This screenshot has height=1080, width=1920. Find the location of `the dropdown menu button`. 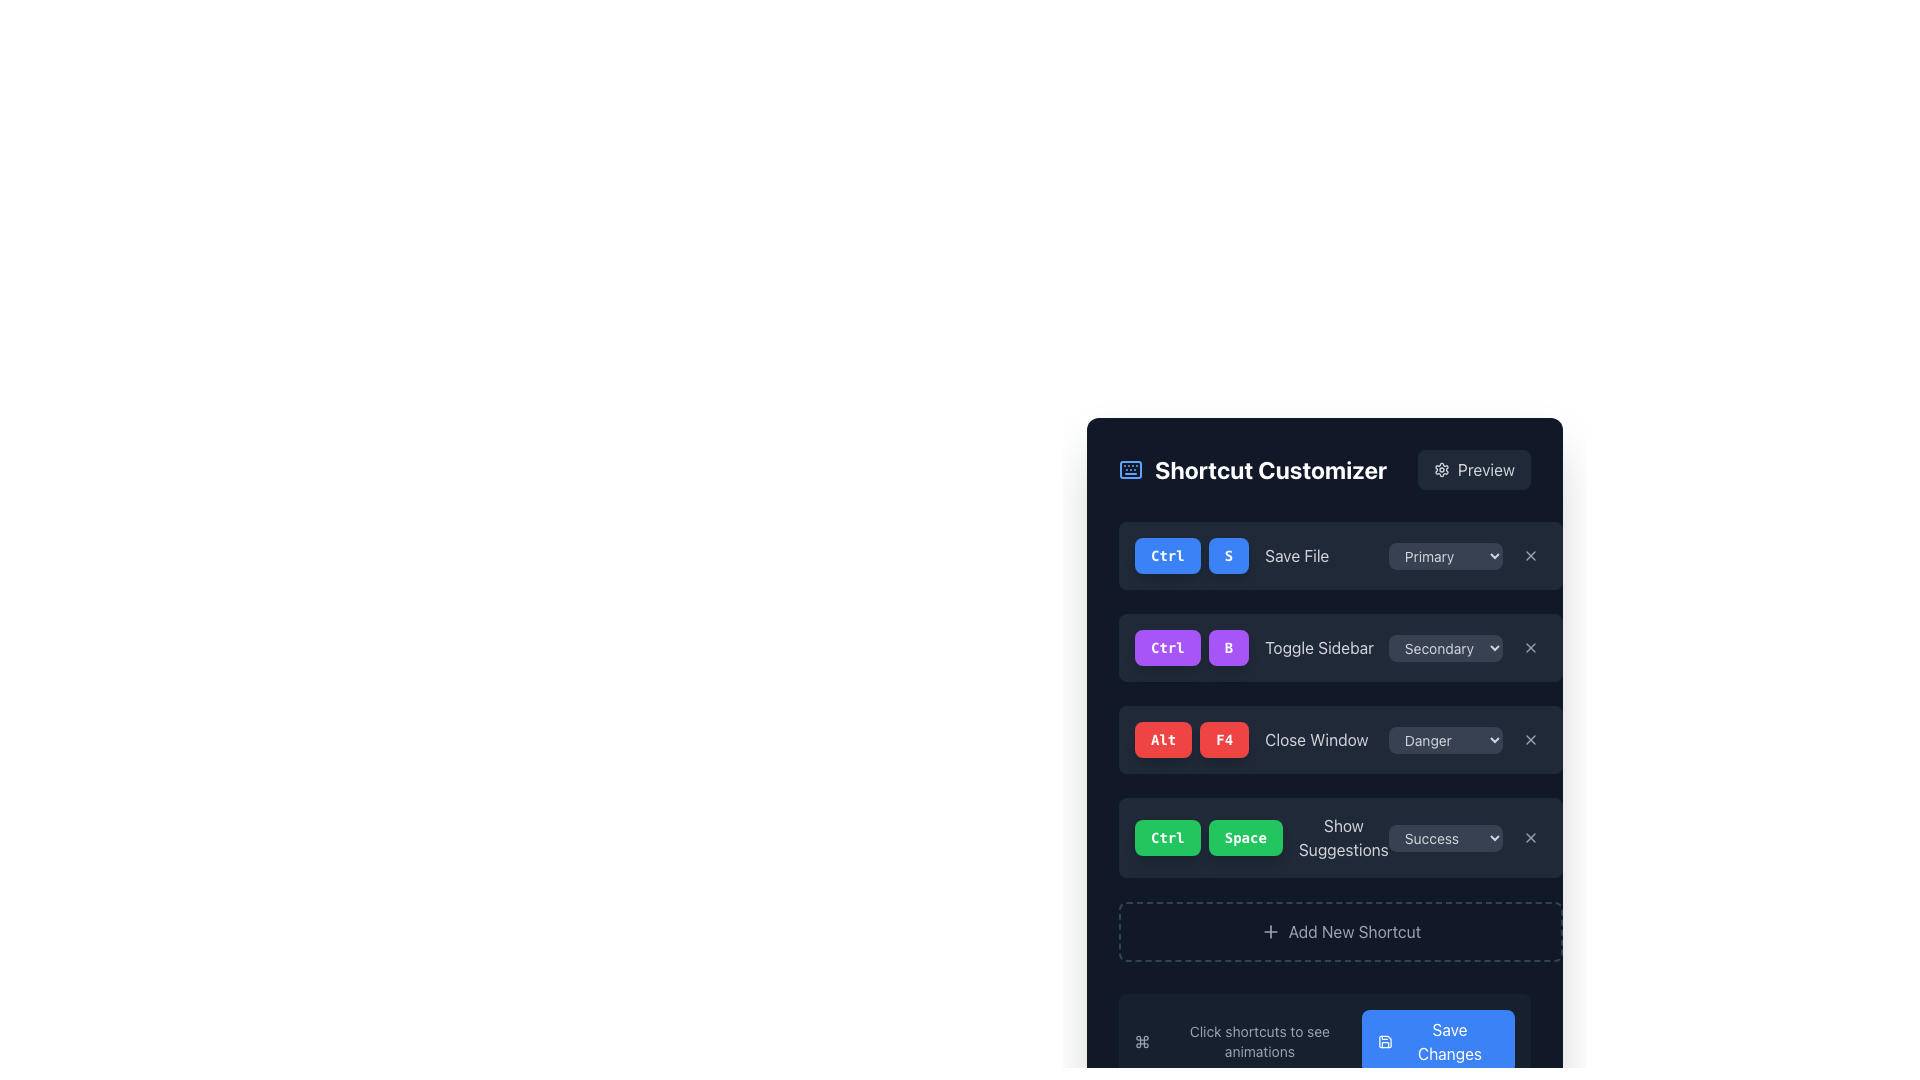

the dropdown menu button is located at coordinates (1467, 740).